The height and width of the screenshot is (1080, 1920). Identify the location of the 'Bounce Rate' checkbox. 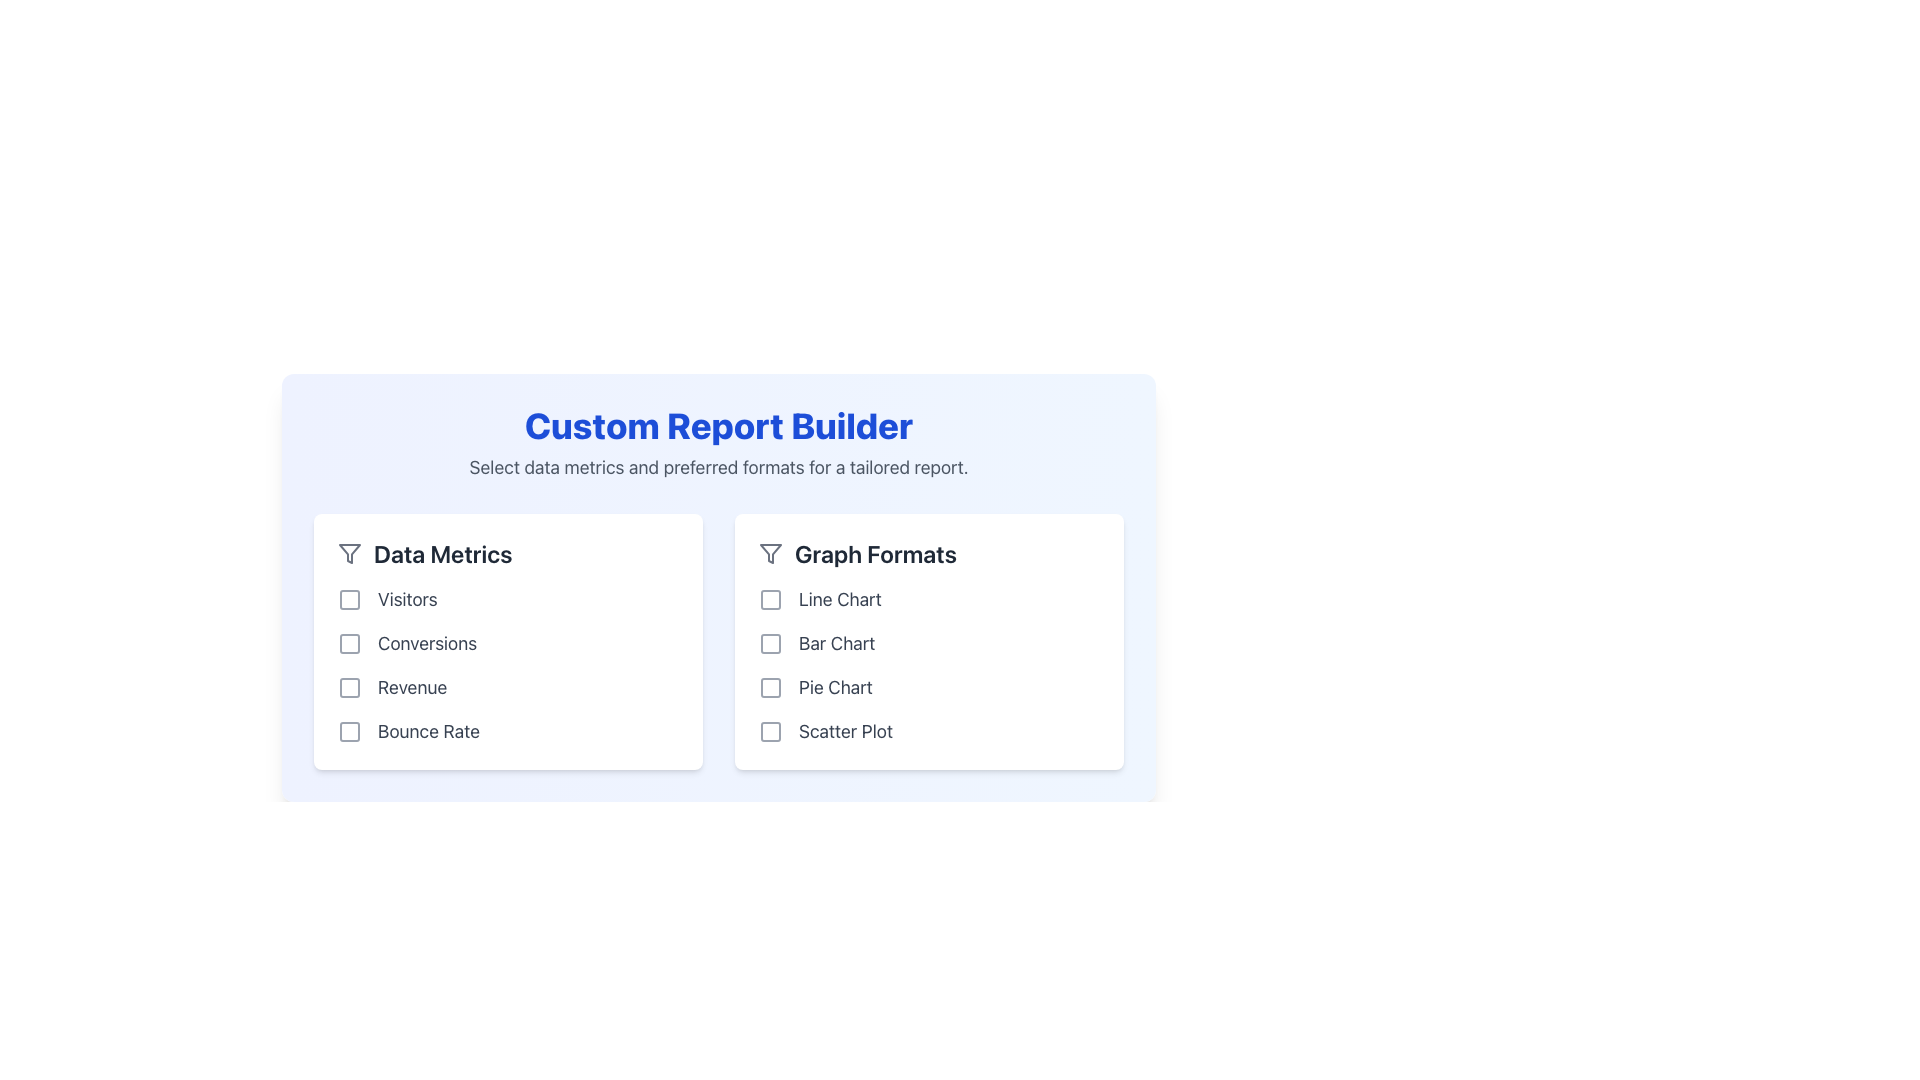
(508, 732).